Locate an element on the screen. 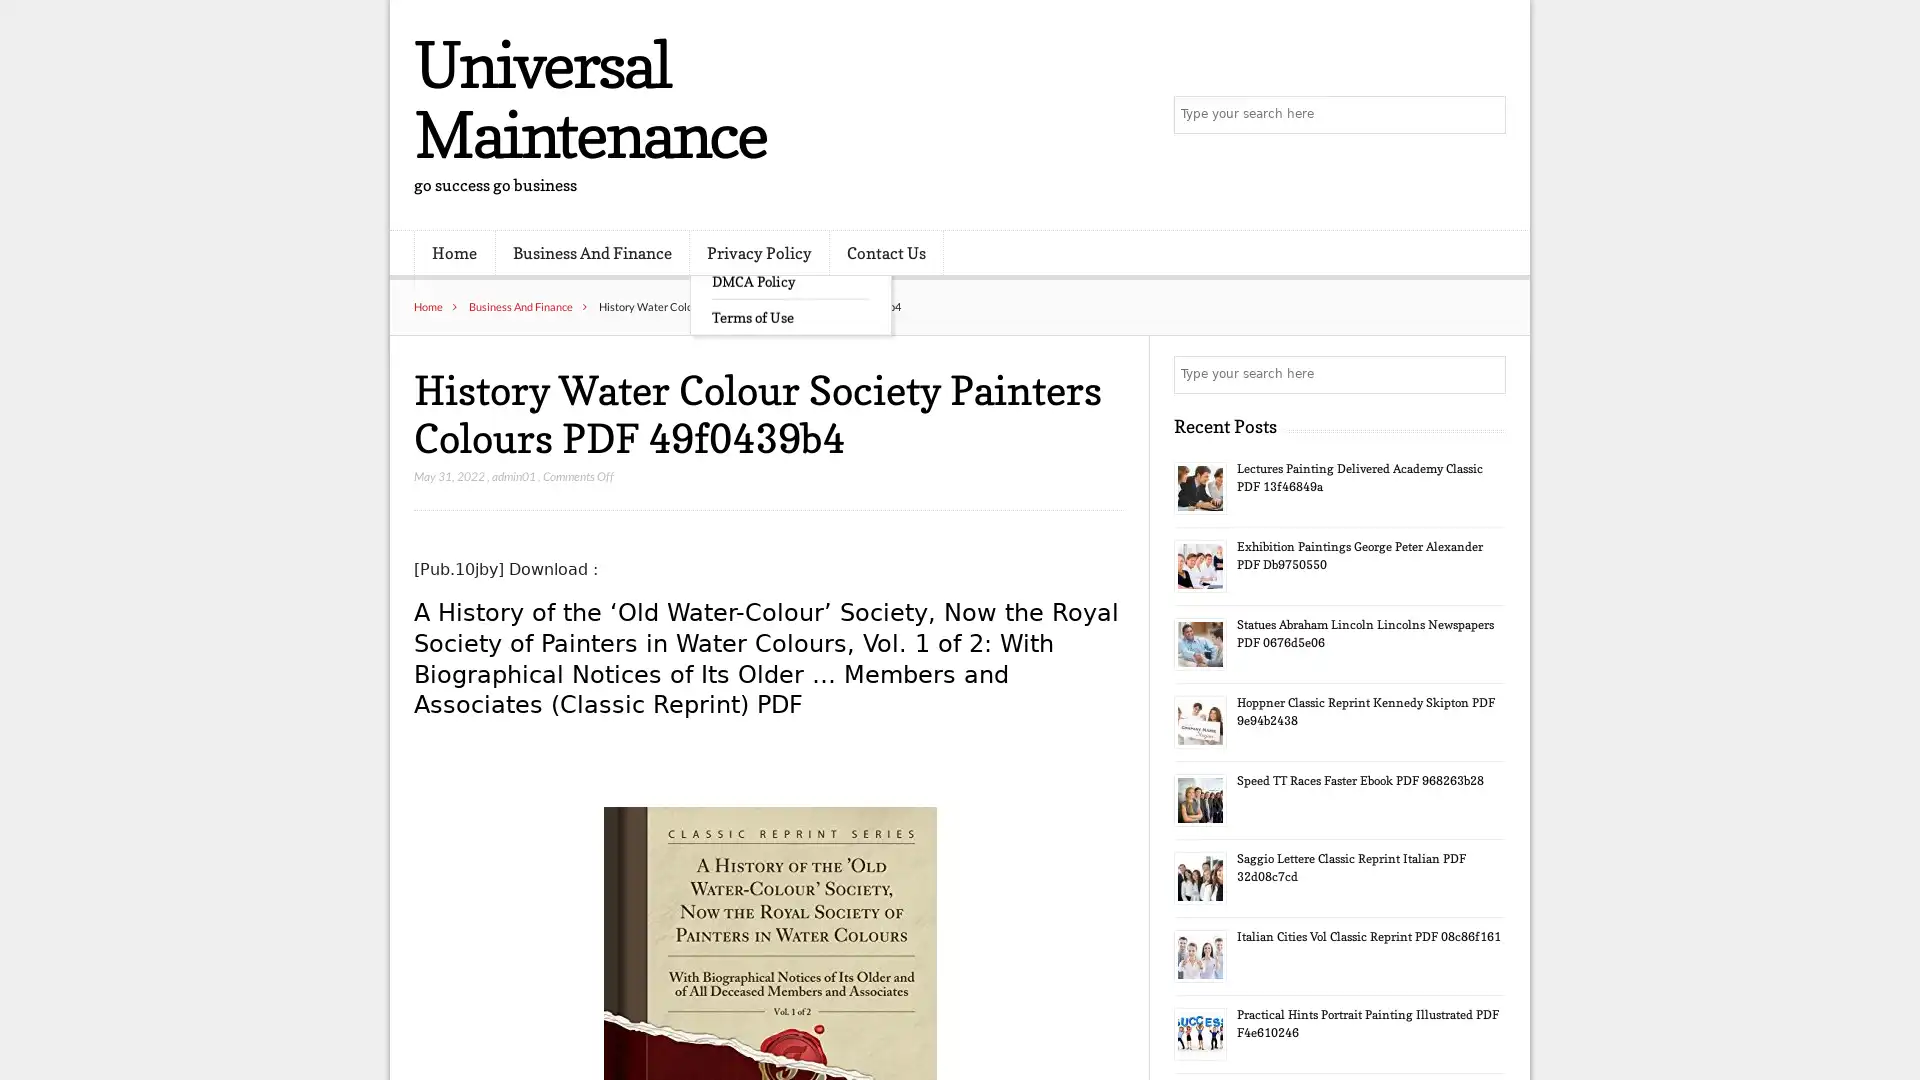 The image size is (1920, 1080). Search is located at coordinates (1485, 374).